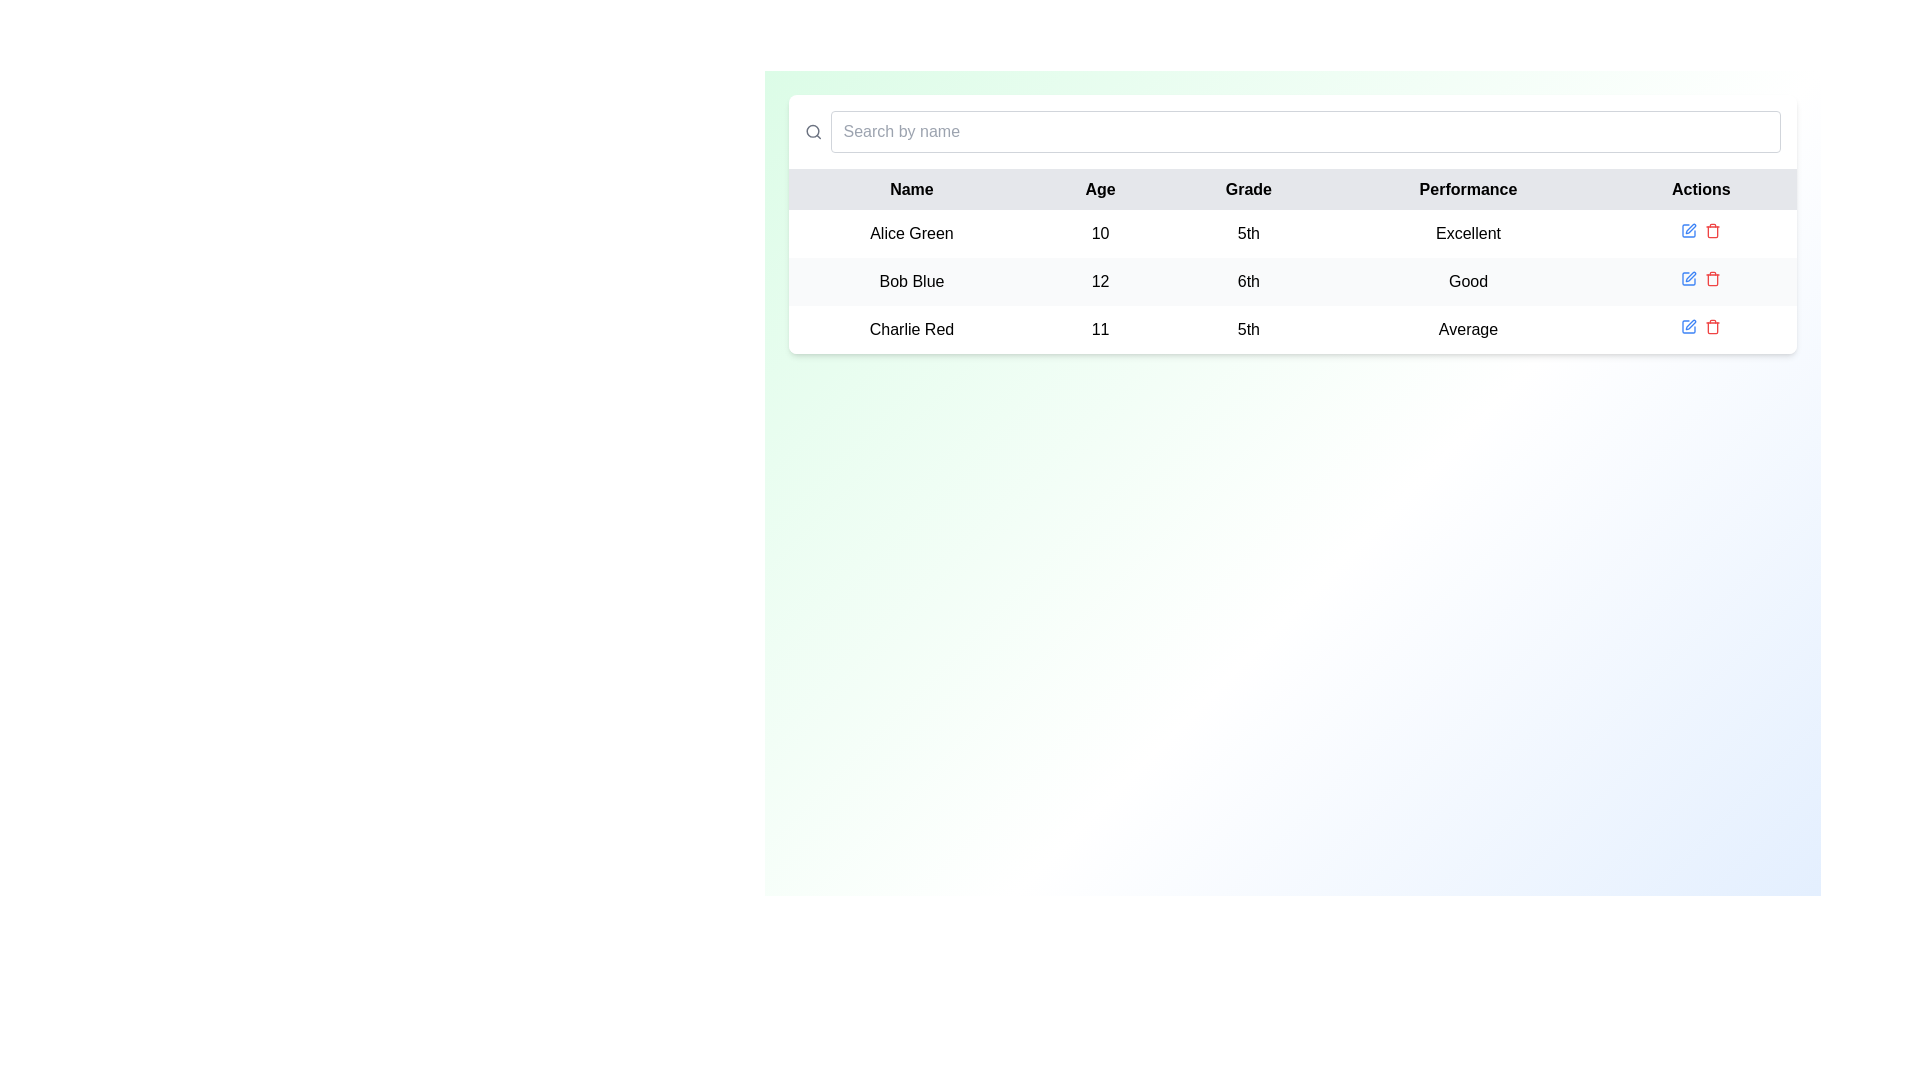 This screenshot has height=1080, width=1920. I want to click on the icon button resembling a pen over a square located in the 'Actions' column for 'Charlie Red' to initiate an edit action, so click(1690, 323).